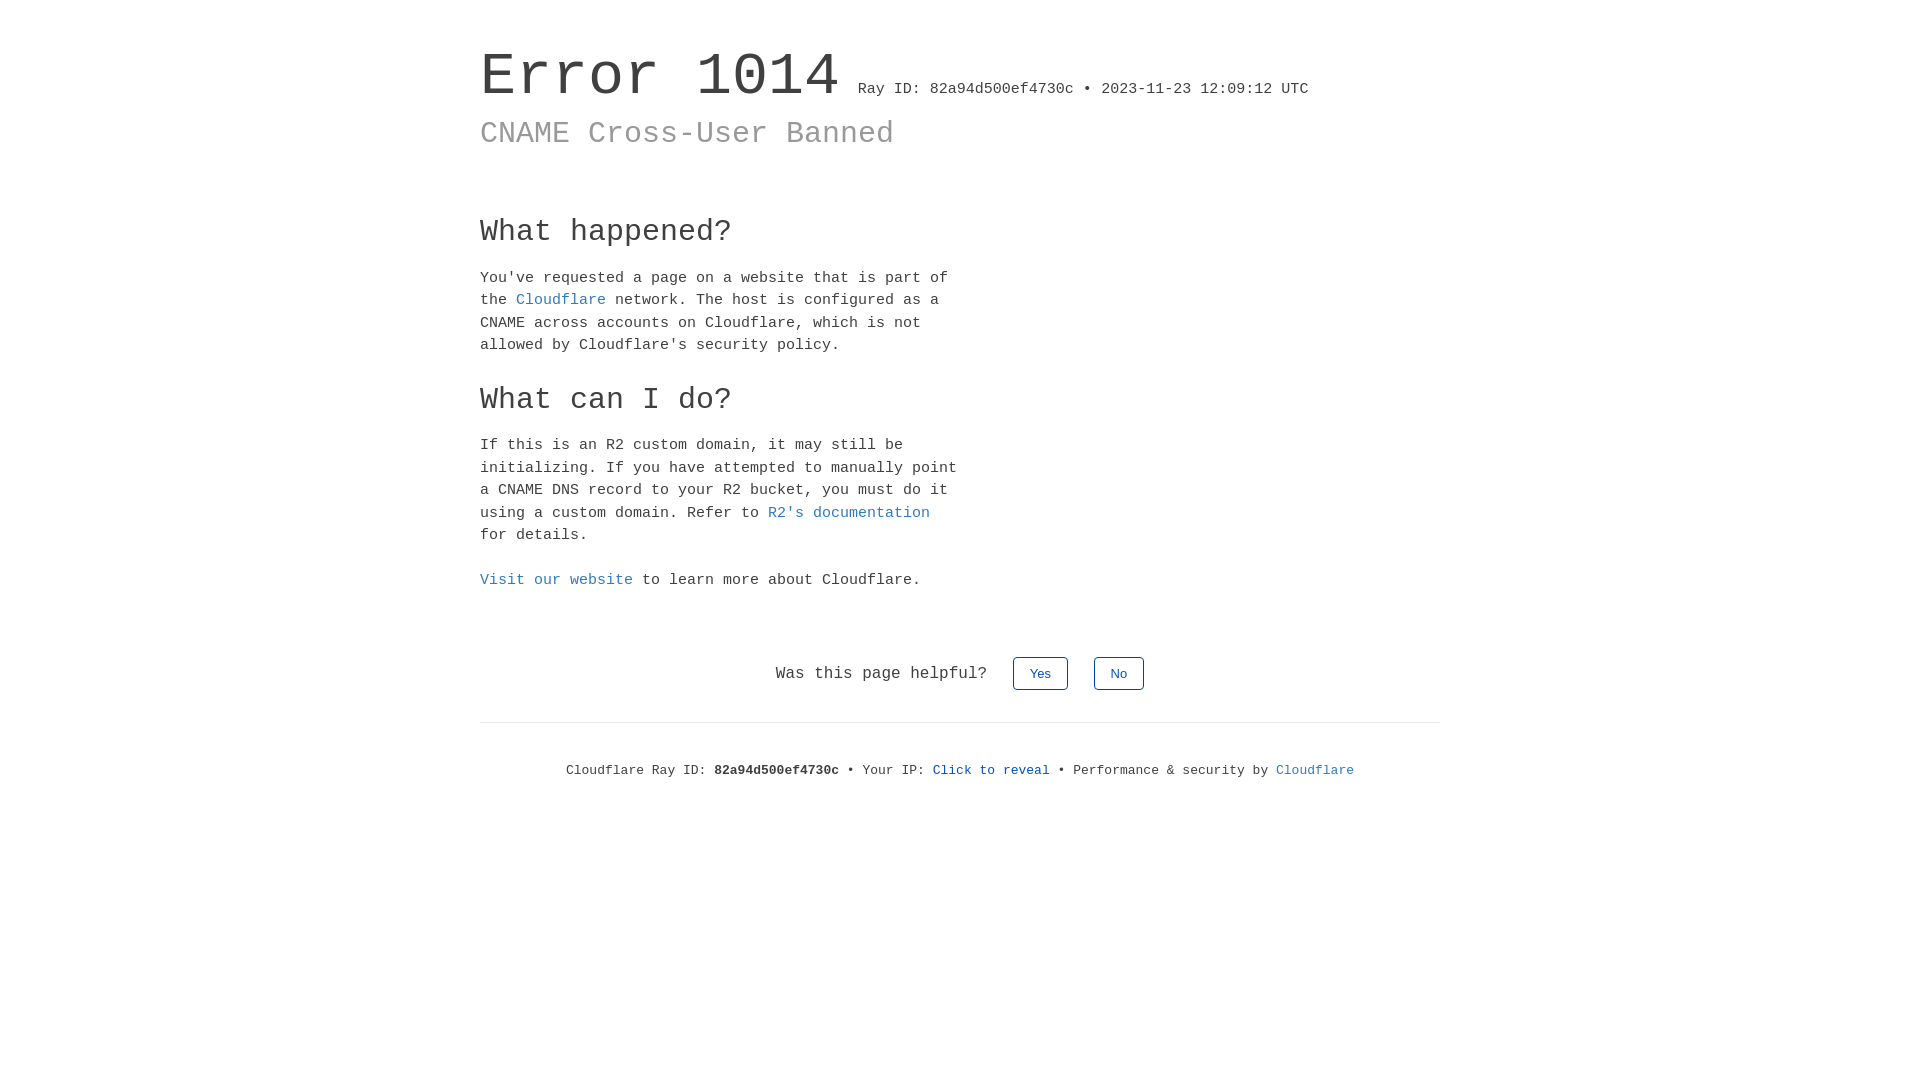 The image size is (1920, 1080). What do you see at coordinates (1040, 672) in the screenshot?
I see `'Yes'` at bounding box center [1040, 672].